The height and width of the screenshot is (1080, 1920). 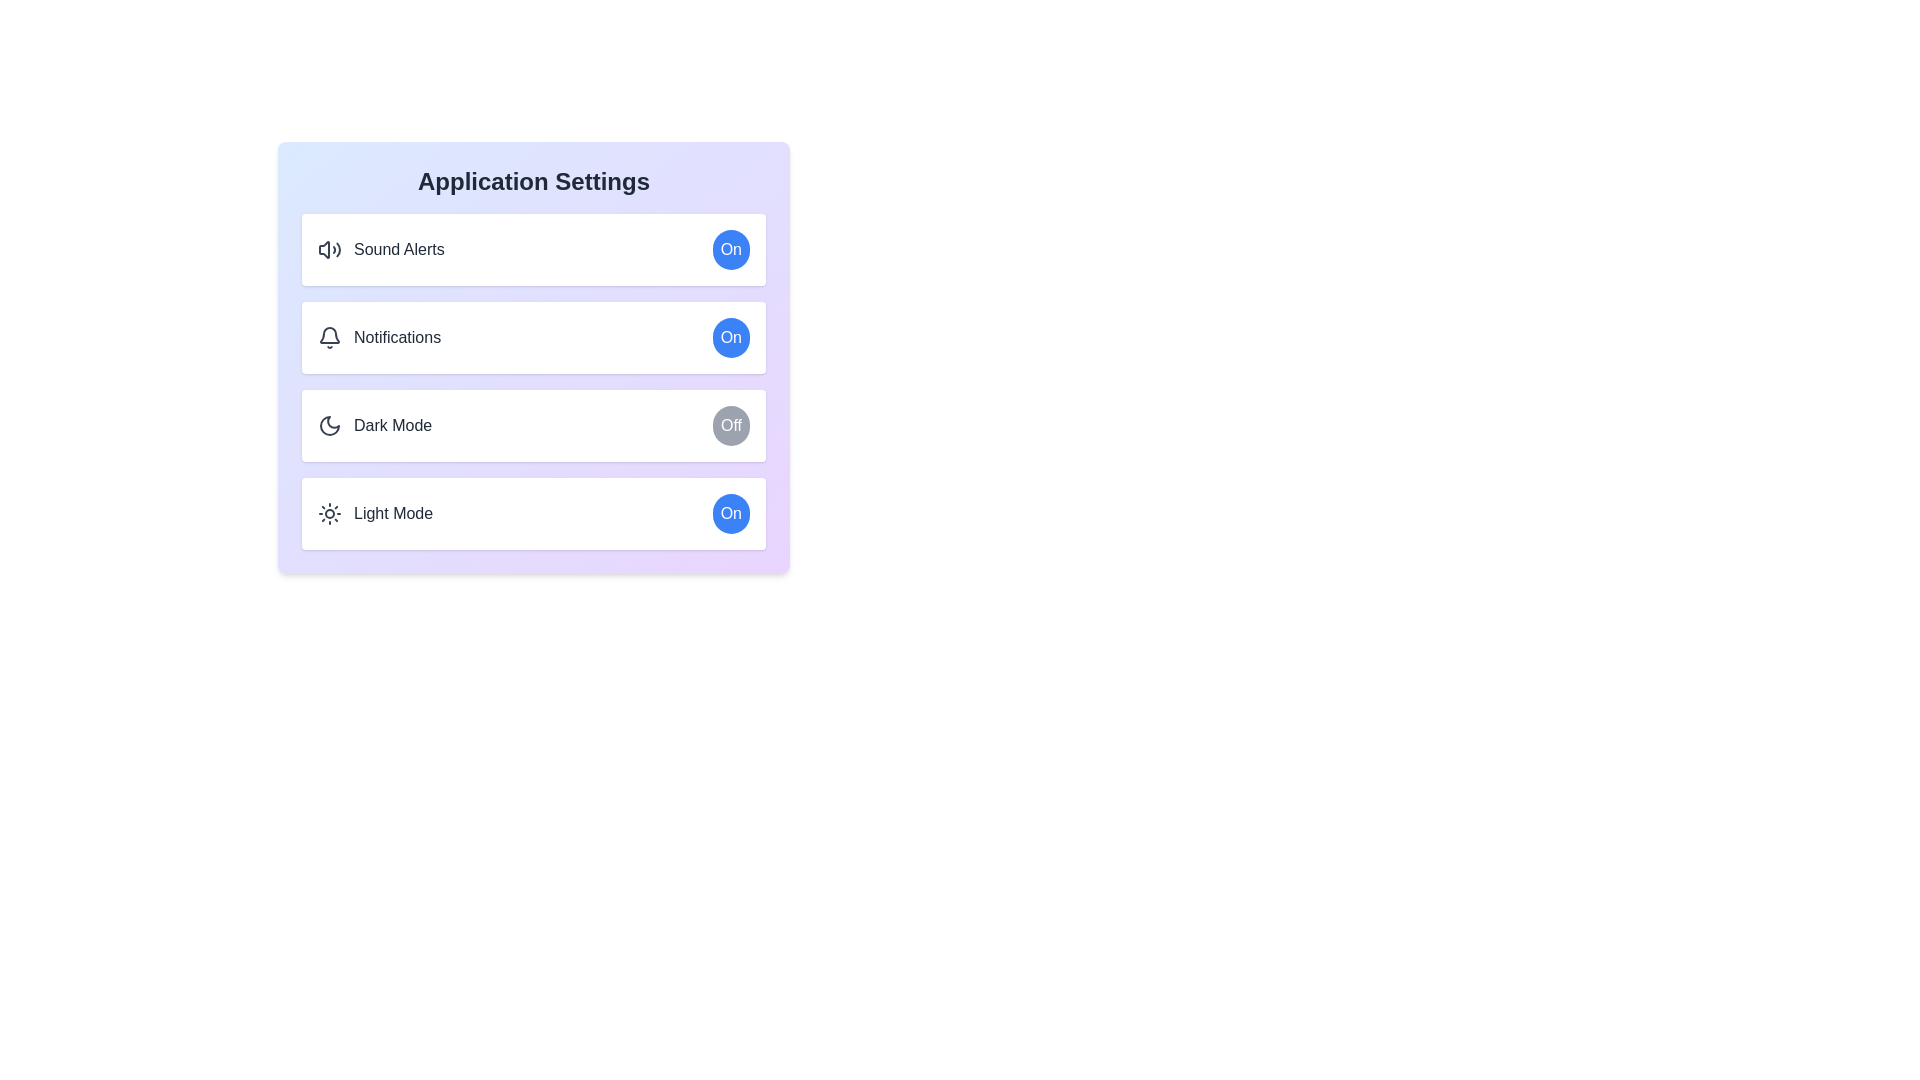 I want to click on the label with icon representing the settings option for Notifications, which is the first component in the second section of the vertically stacked menu, so click(x=379, y=337).